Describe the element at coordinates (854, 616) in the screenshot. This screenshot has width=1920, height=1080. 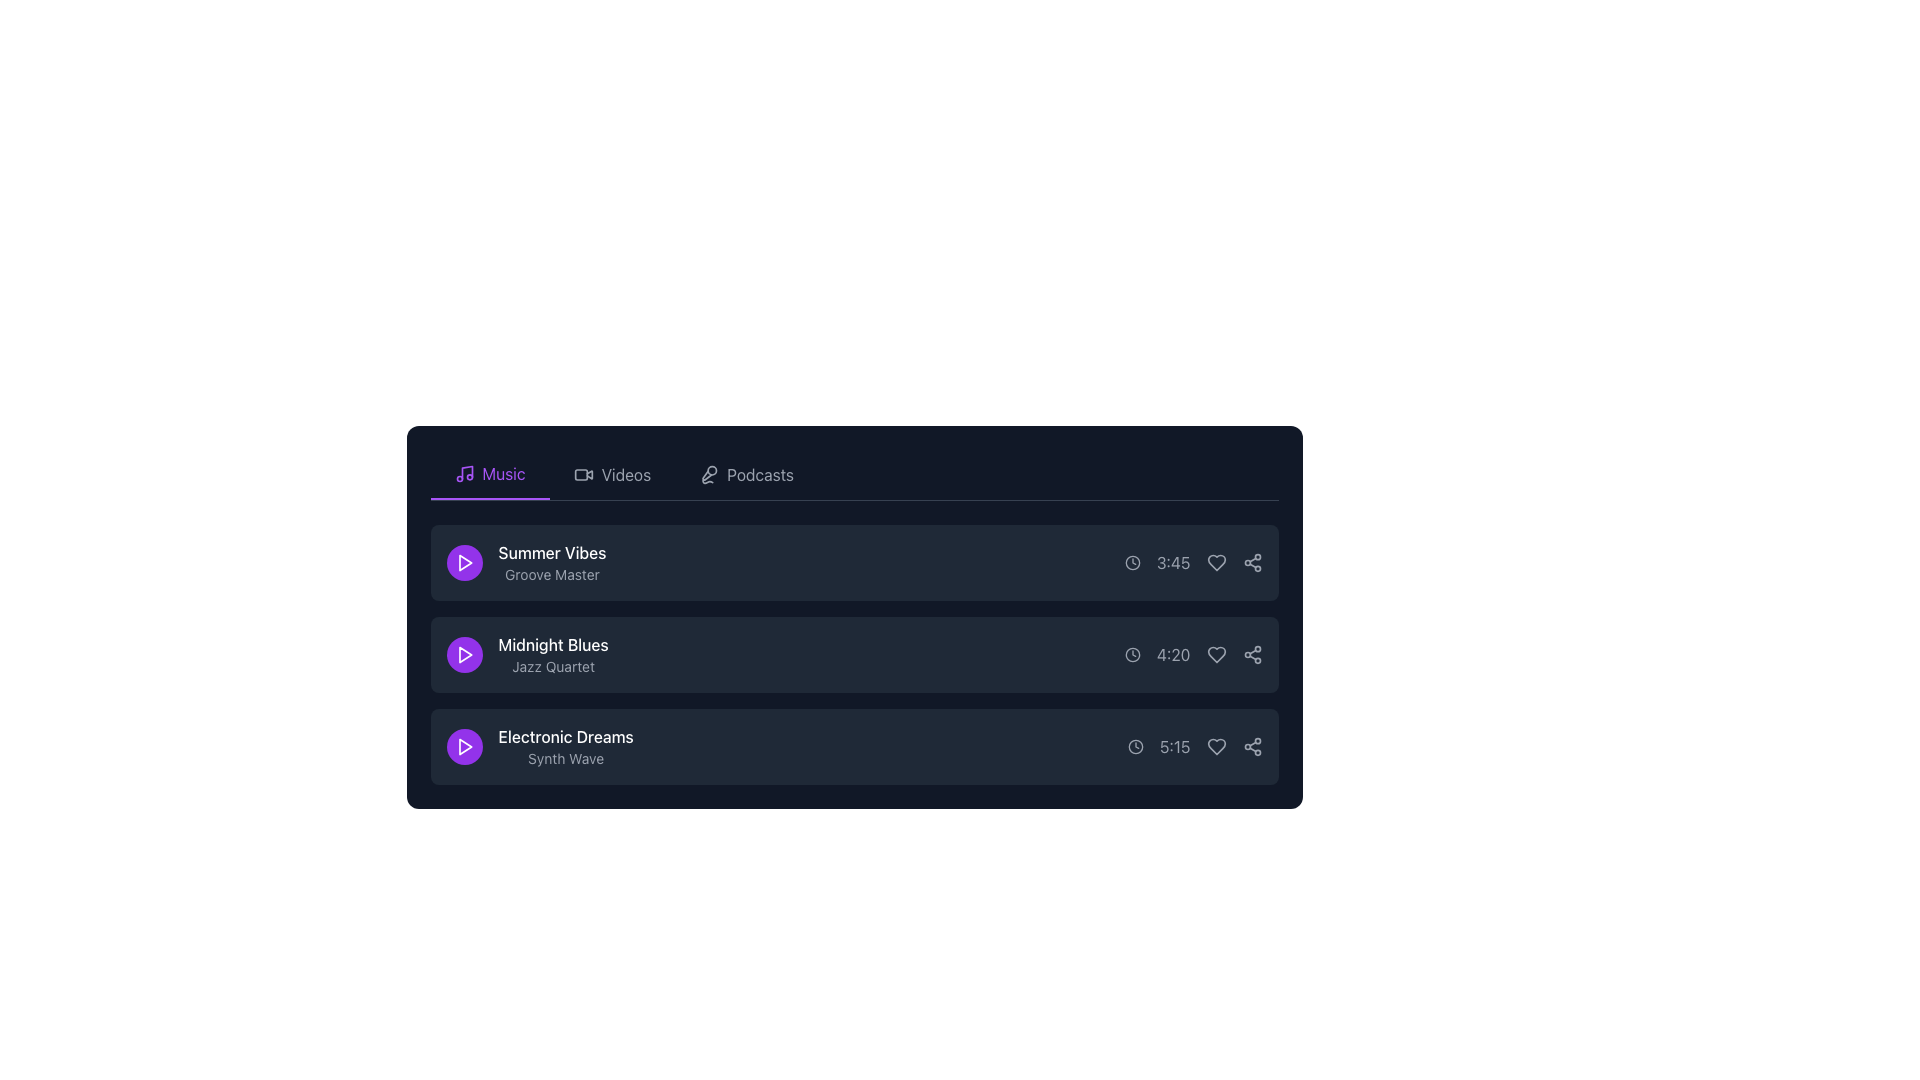
I see `the details of the second track in the list, located centrally in the rounded rectangular card with a dark background, following 'Summer Vibes' and preceding 'Electronic Dreams'` at that location.